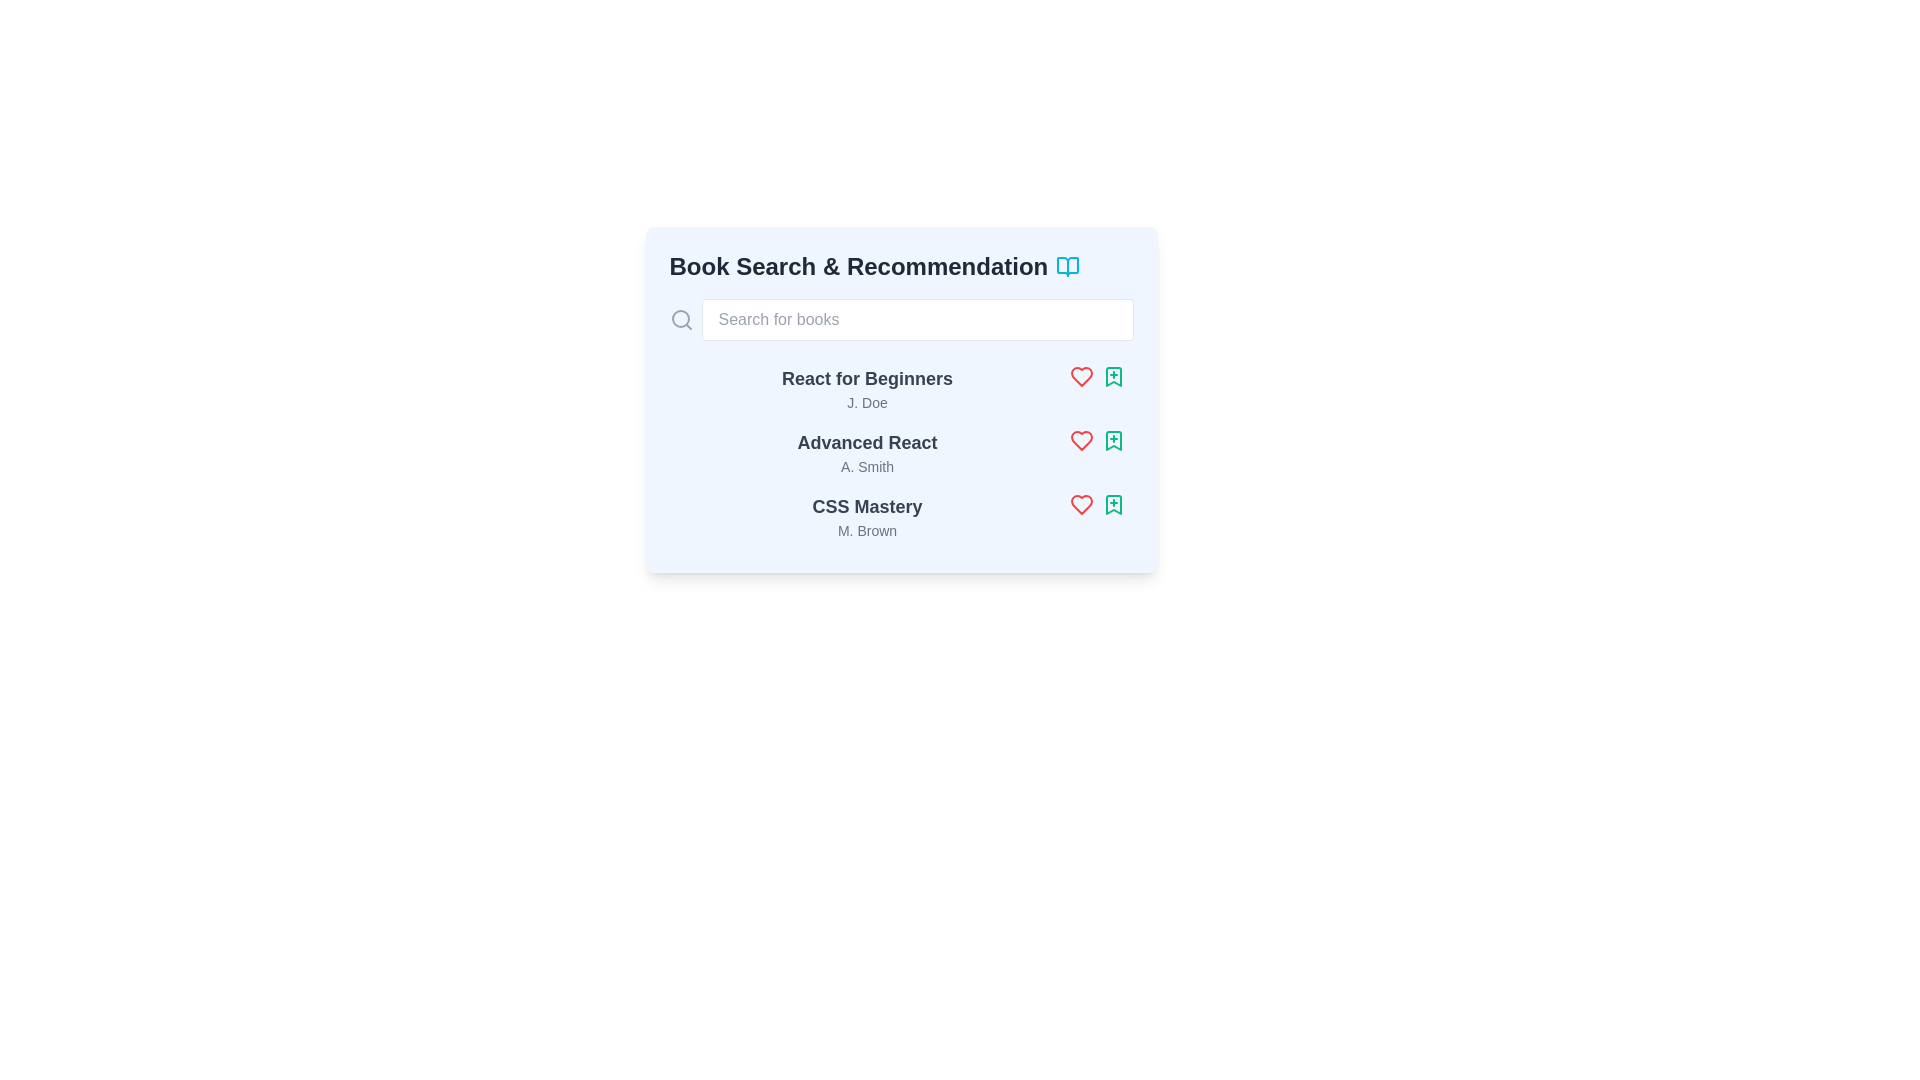 This screenshot has width=1920, height=1080. Describe the element at coordinates (867, 389) in the screenshot. I see `the first book title in the list, which displays the title and author of the book, for further actions` at that location.